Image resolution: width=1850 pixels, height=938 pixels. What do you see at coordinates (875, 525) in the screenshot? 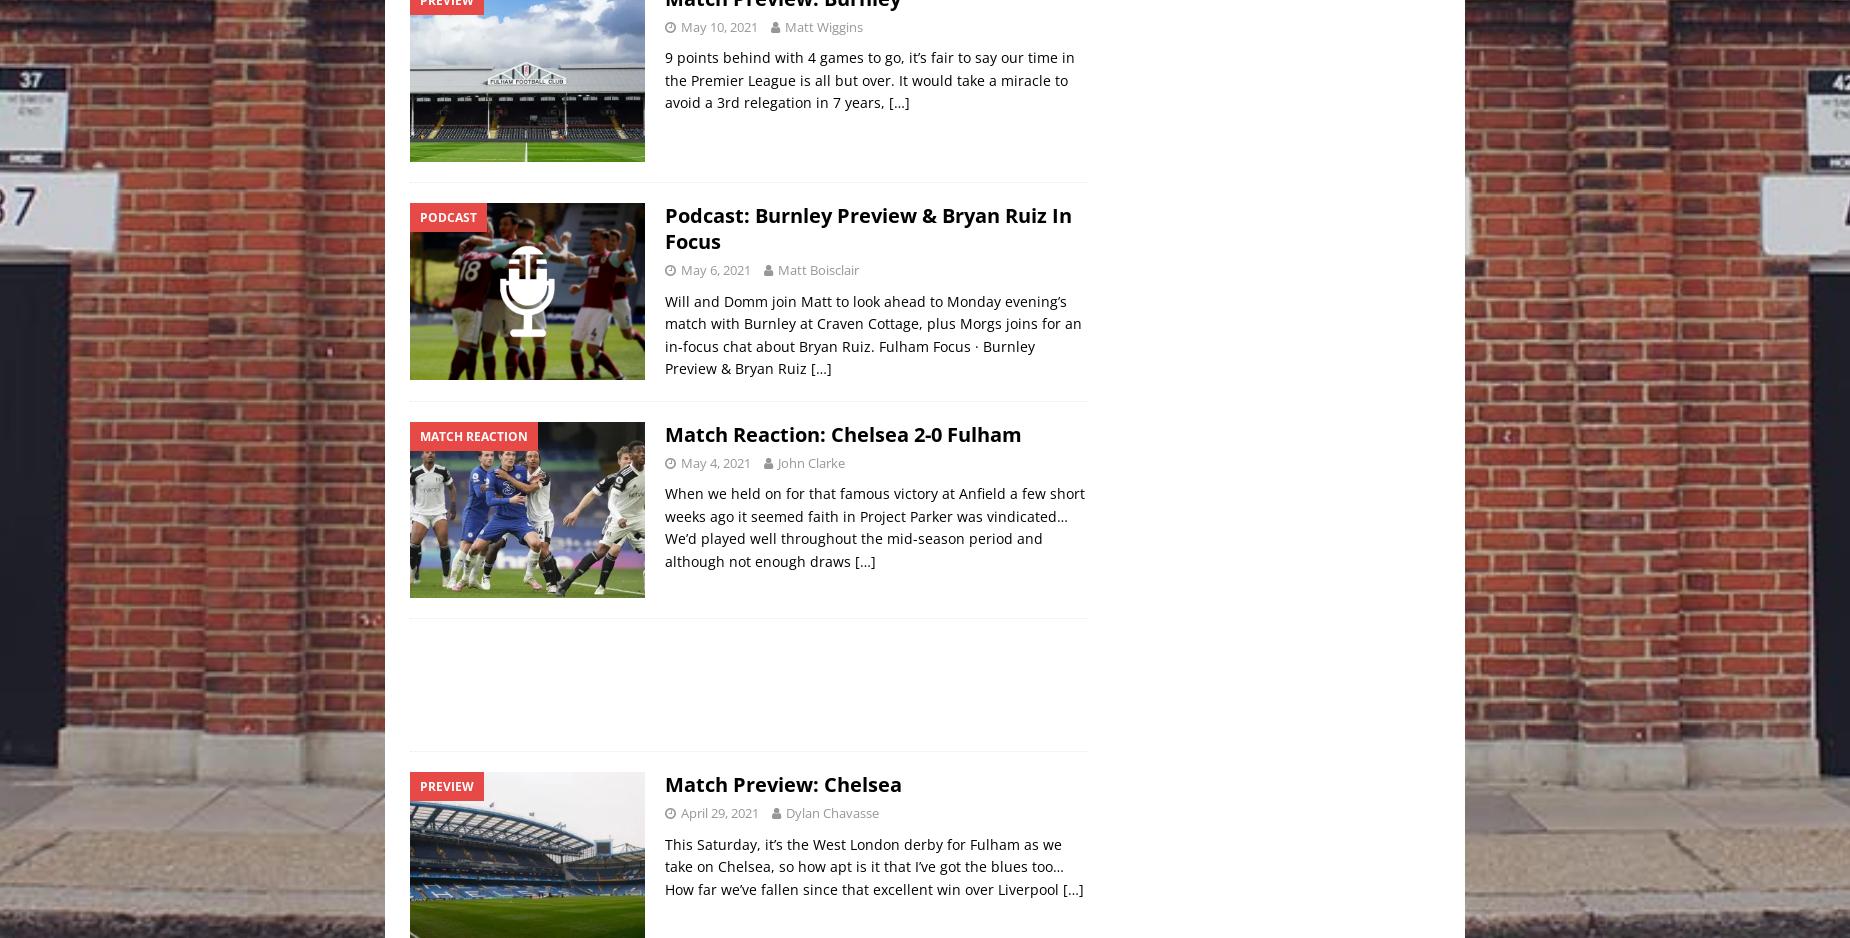
I see `'When we held on for that famous victory at Anfield a few short weeks ago it seemed faith in Project Parker was vindicated… We’d played well throughout the mid-season period and although not enough draws'` at bounding box center [875, 525].